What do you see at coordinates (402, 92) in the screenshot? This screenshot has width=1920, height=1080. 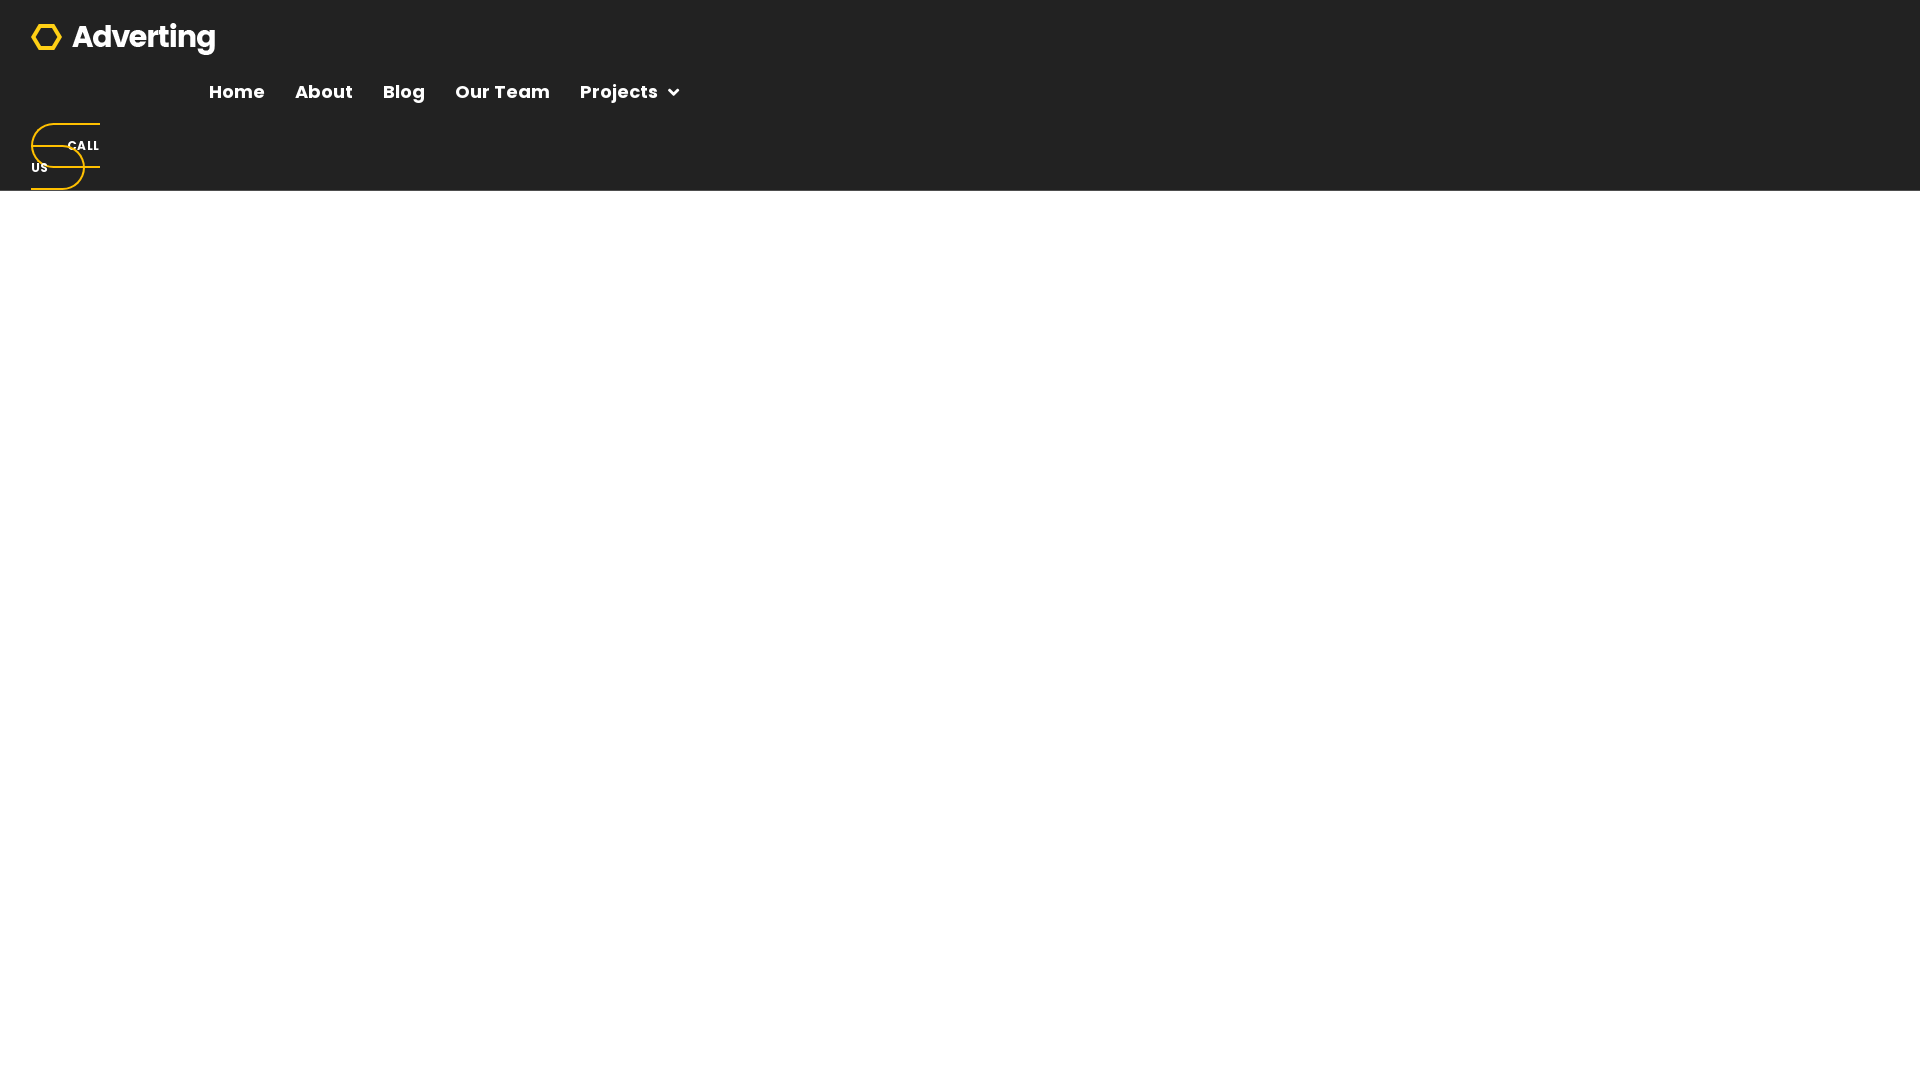 I see `'Blog'` at bounding box center [402, 92].